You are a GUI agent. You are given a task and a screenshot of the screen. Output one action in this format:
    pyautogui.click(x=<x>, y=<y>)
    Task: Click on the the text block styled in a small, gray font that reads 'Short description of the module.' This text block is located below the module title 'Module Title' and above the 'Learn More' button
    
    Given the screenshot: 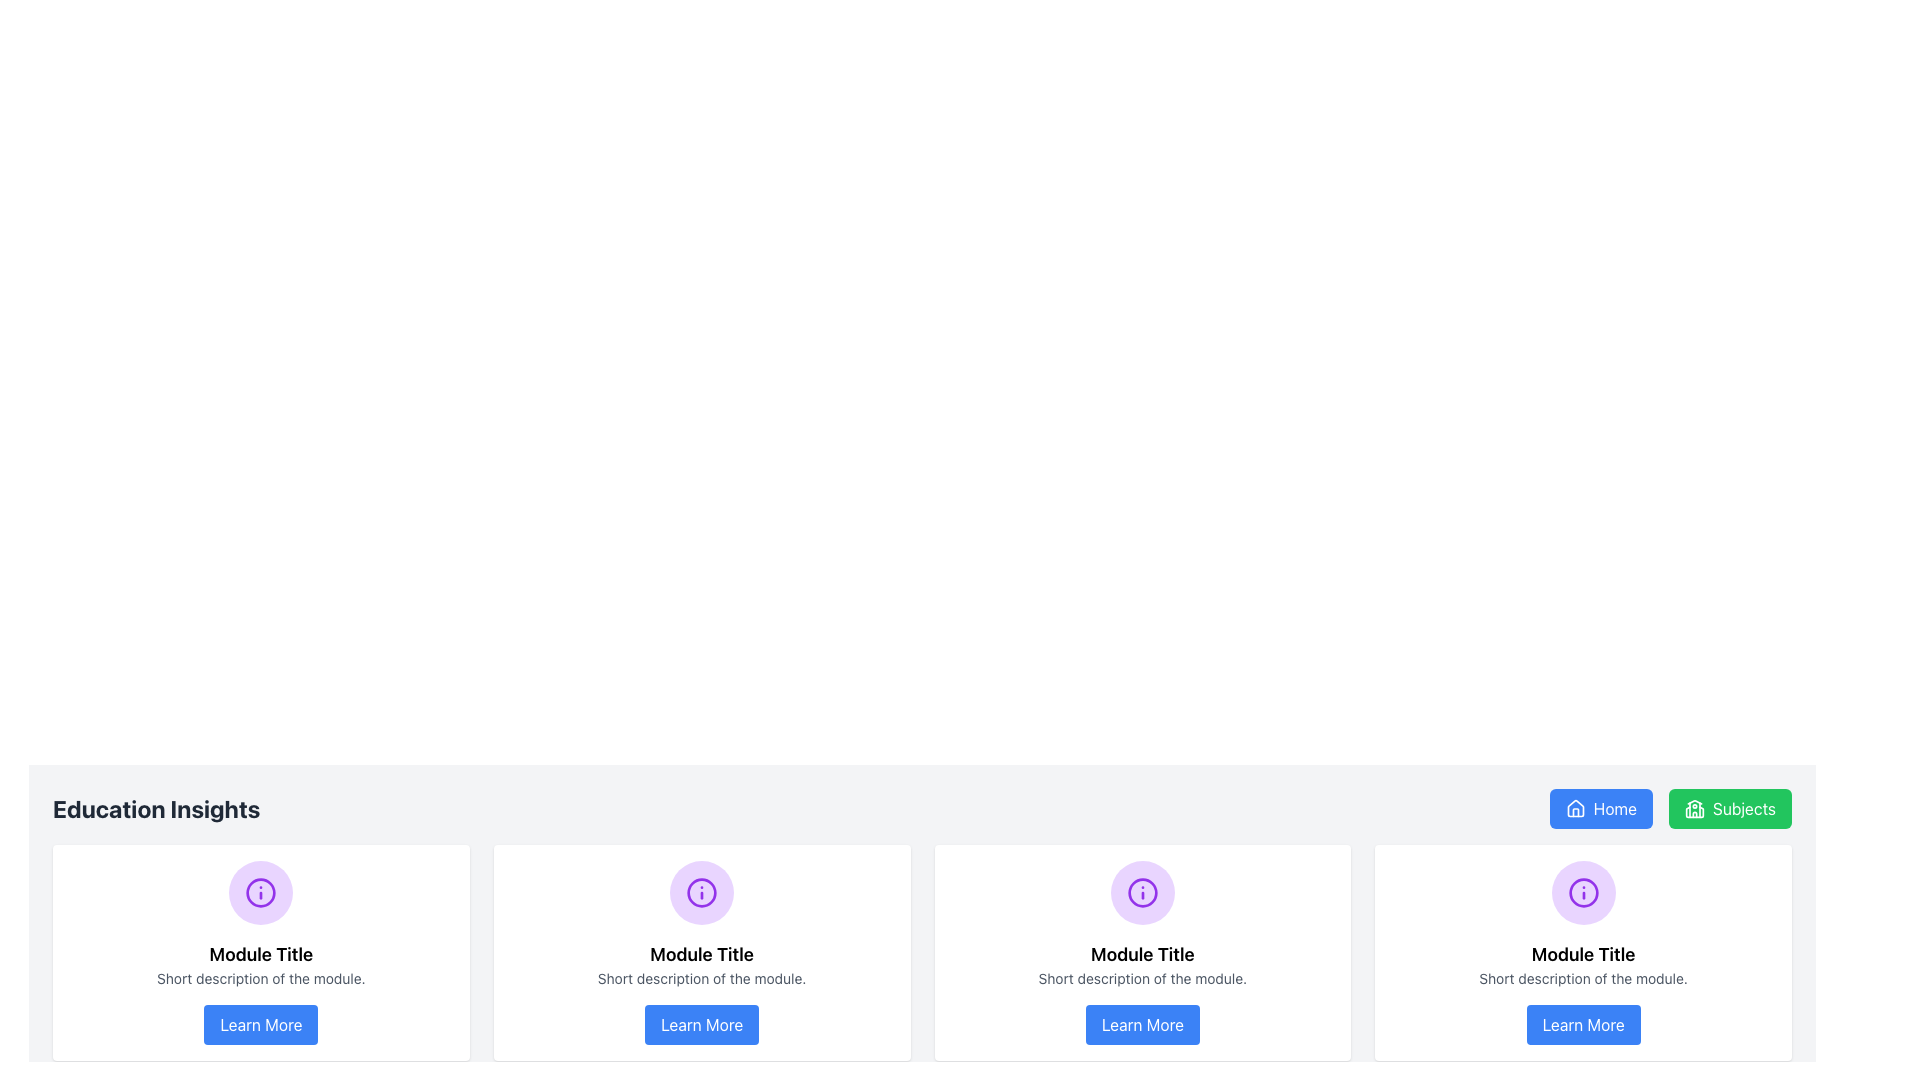 What is the action you would take?
    pyautogui.click(x=260, y=978)
    